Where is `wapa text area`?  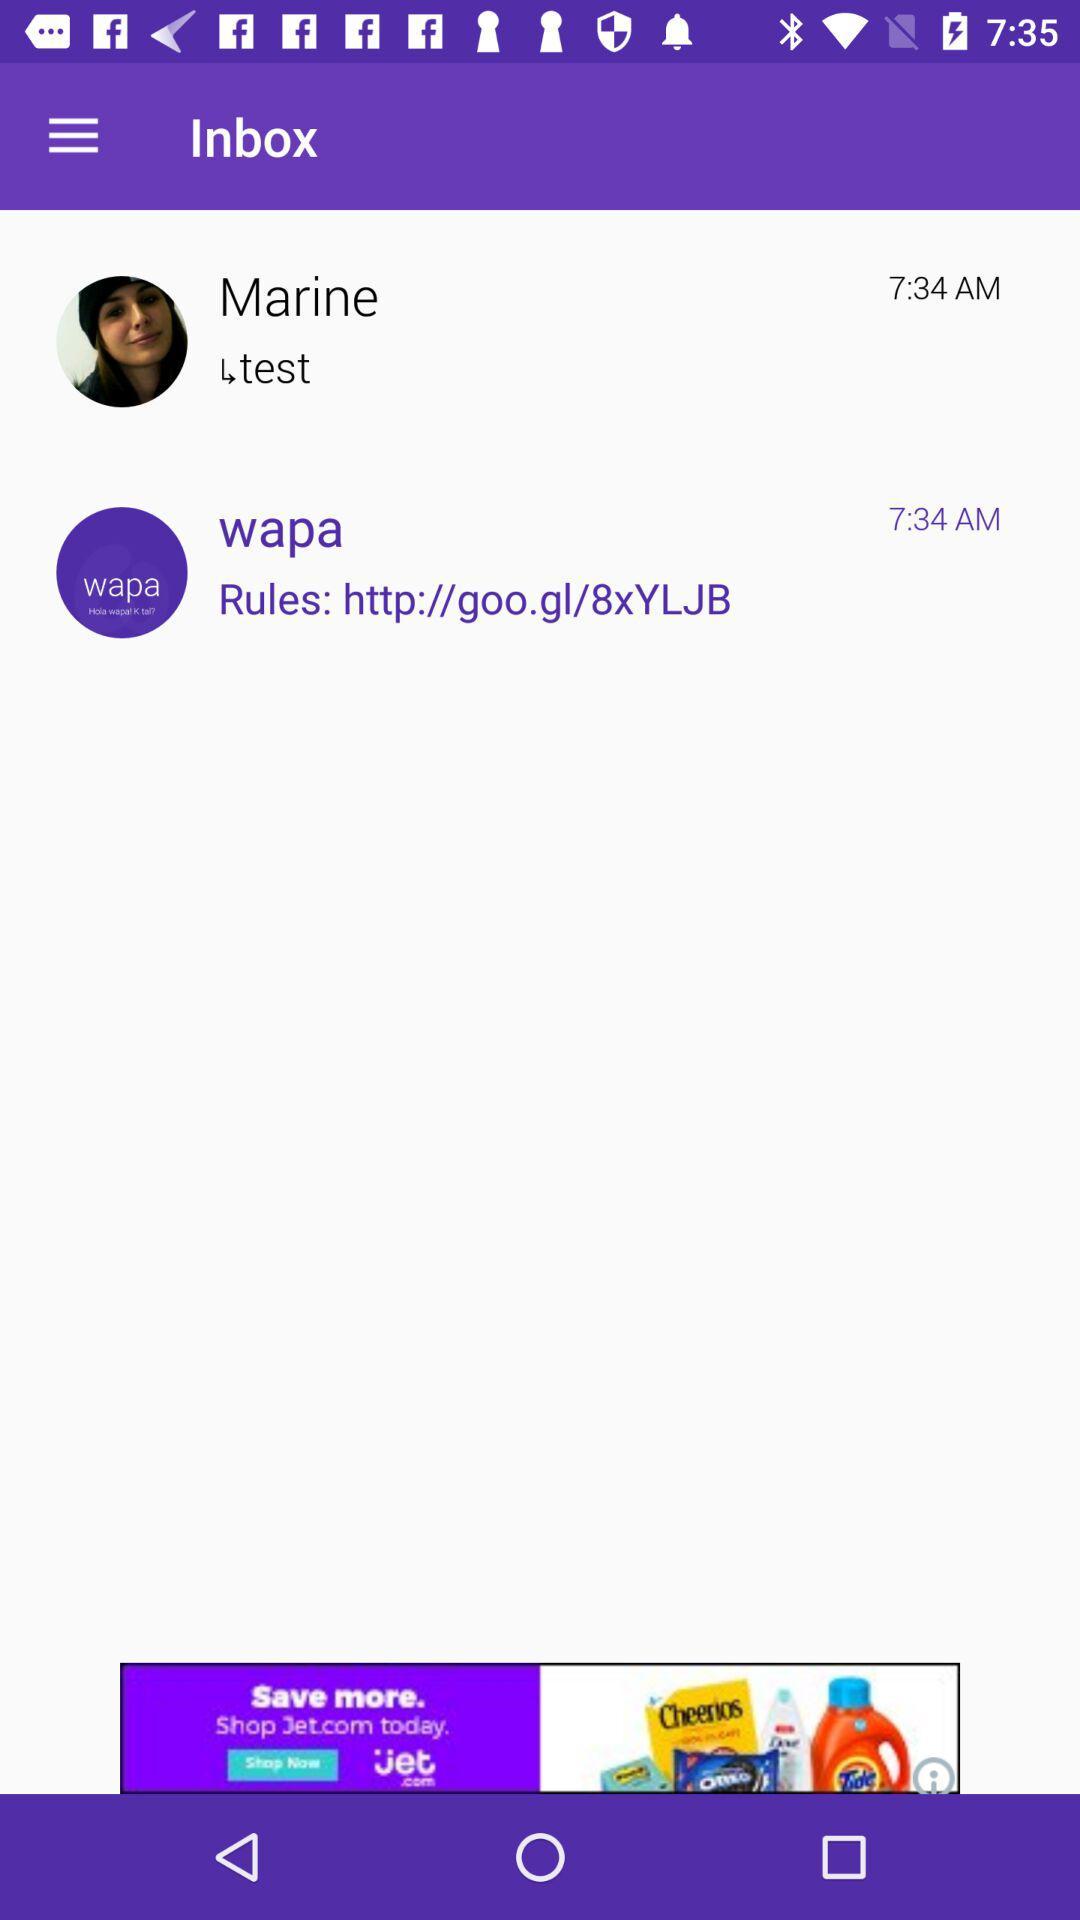 wapa text area is located at coordinates (121, 571).